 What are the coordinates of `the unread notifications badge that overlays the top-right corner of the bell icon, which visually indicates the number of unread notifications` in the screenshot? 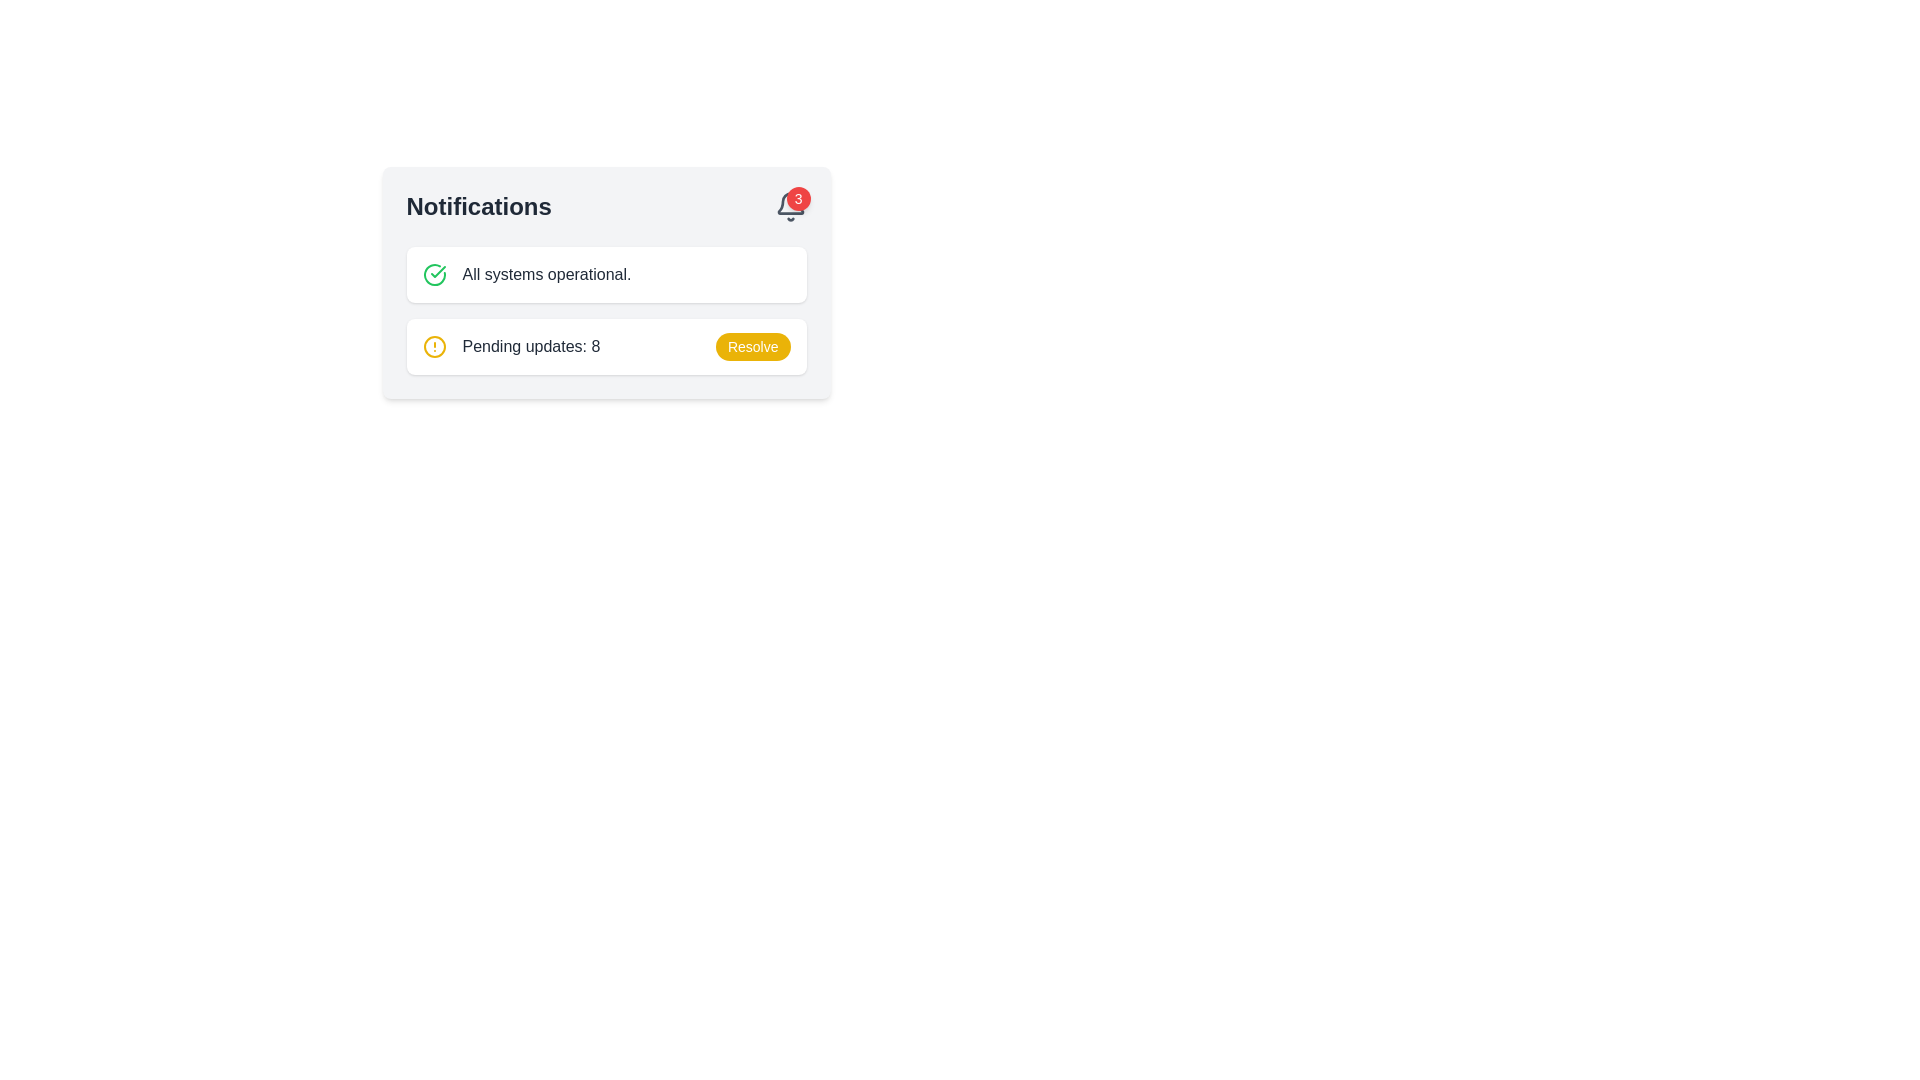 It's located at (789, 207).